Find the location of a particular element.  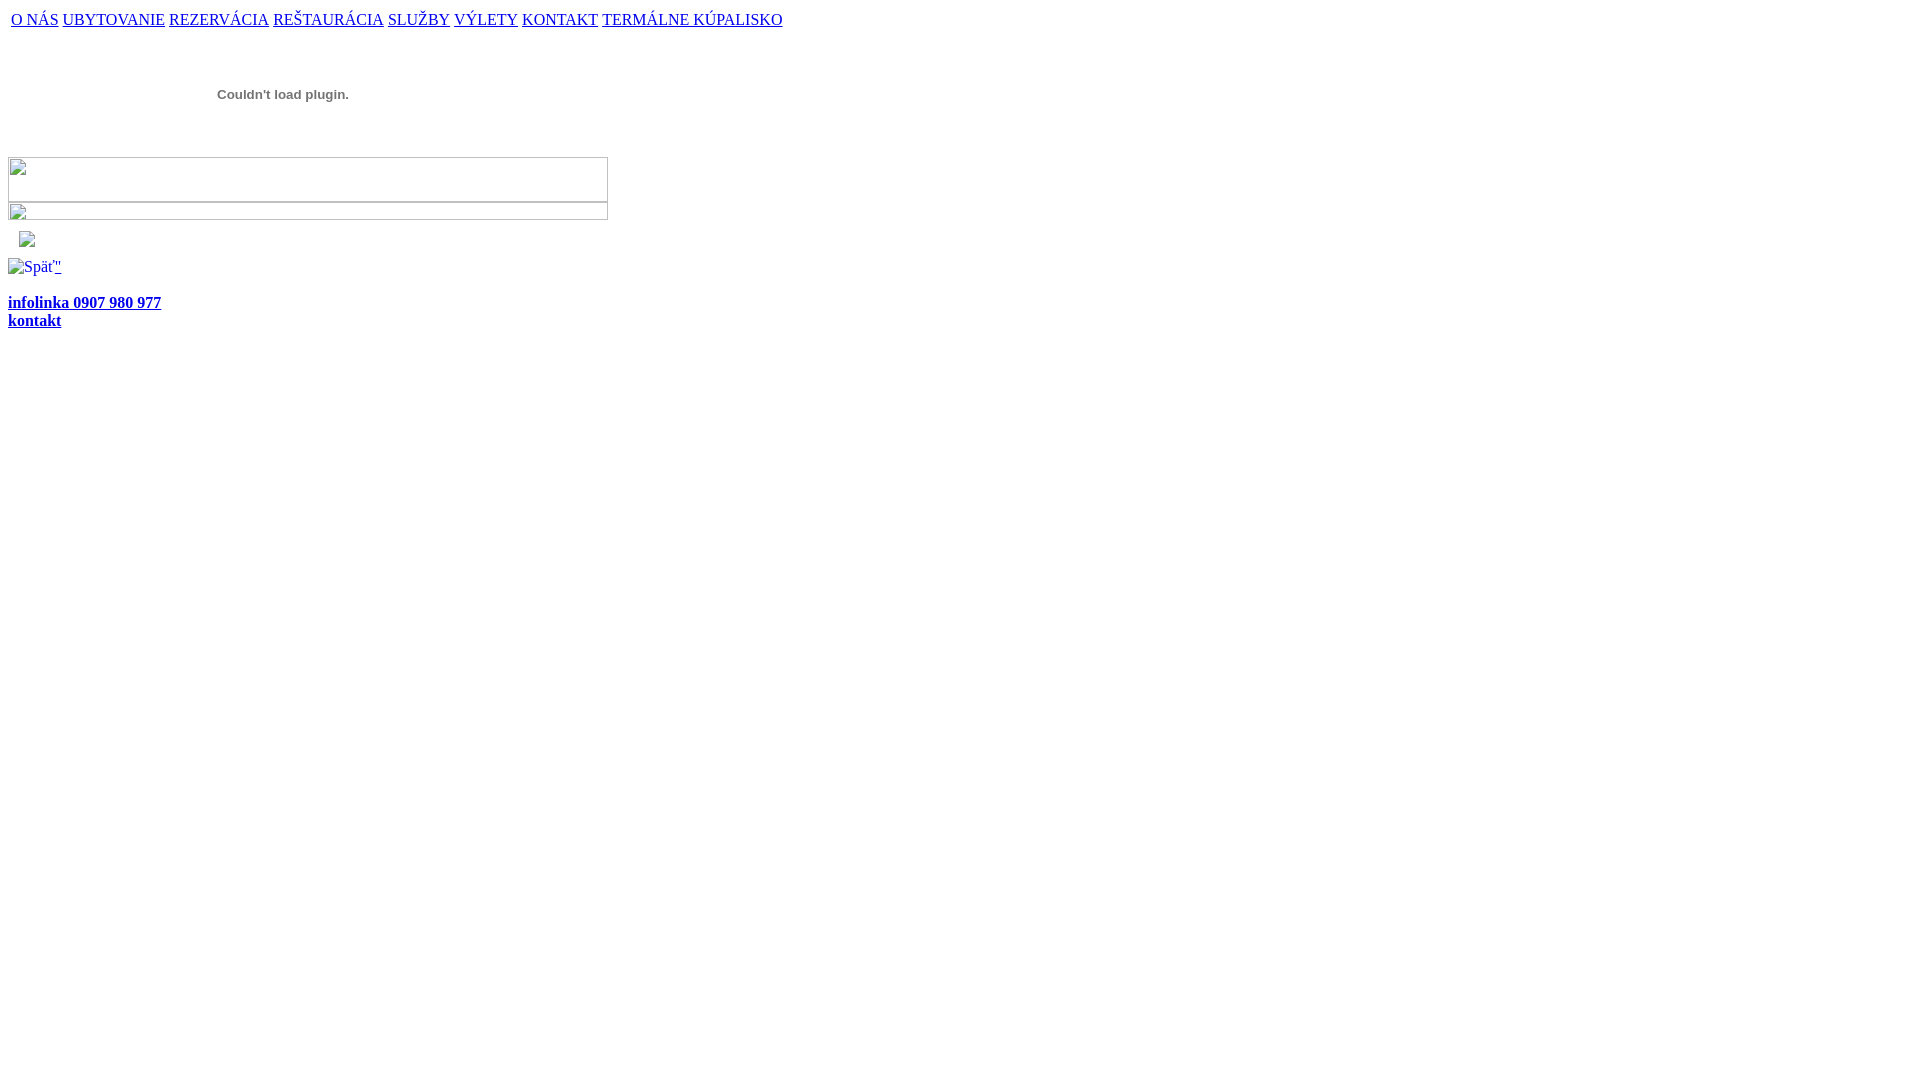

'infolinka 0907 980 977 is located at coordinates (83, 311).